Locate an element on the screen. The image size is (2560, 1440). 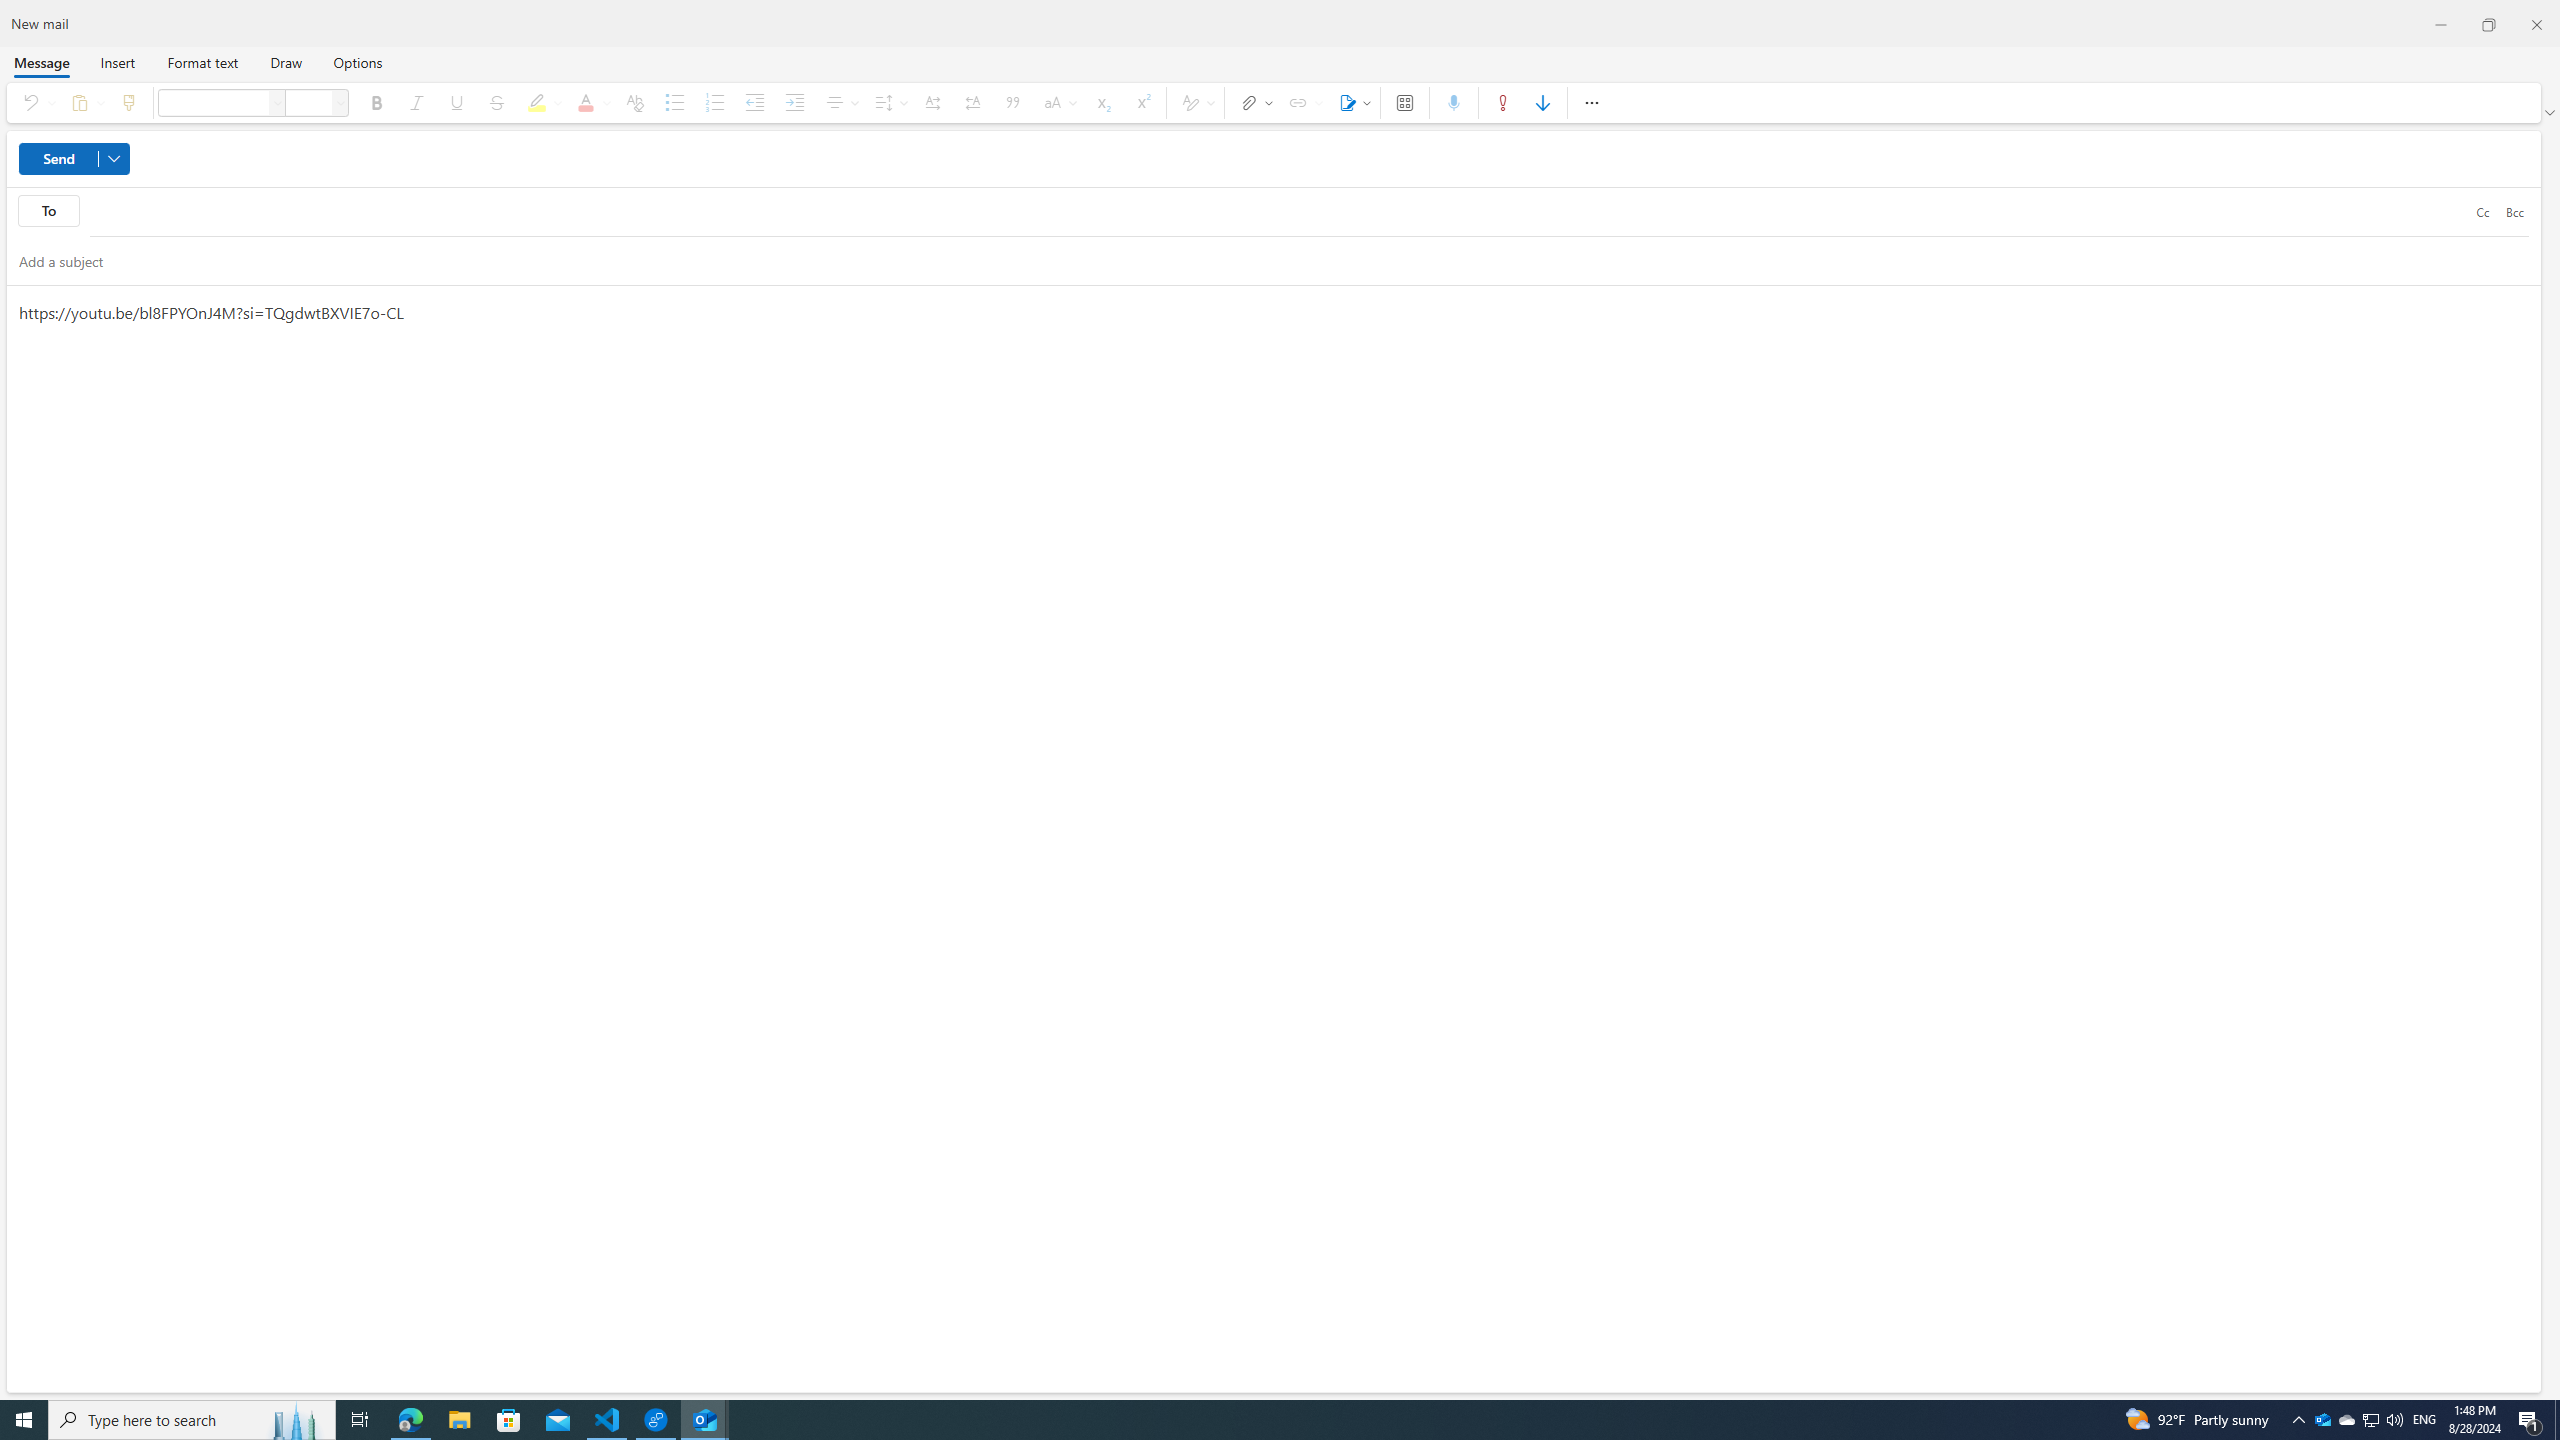
'Low importance' is located at coordinates (1542, 102).